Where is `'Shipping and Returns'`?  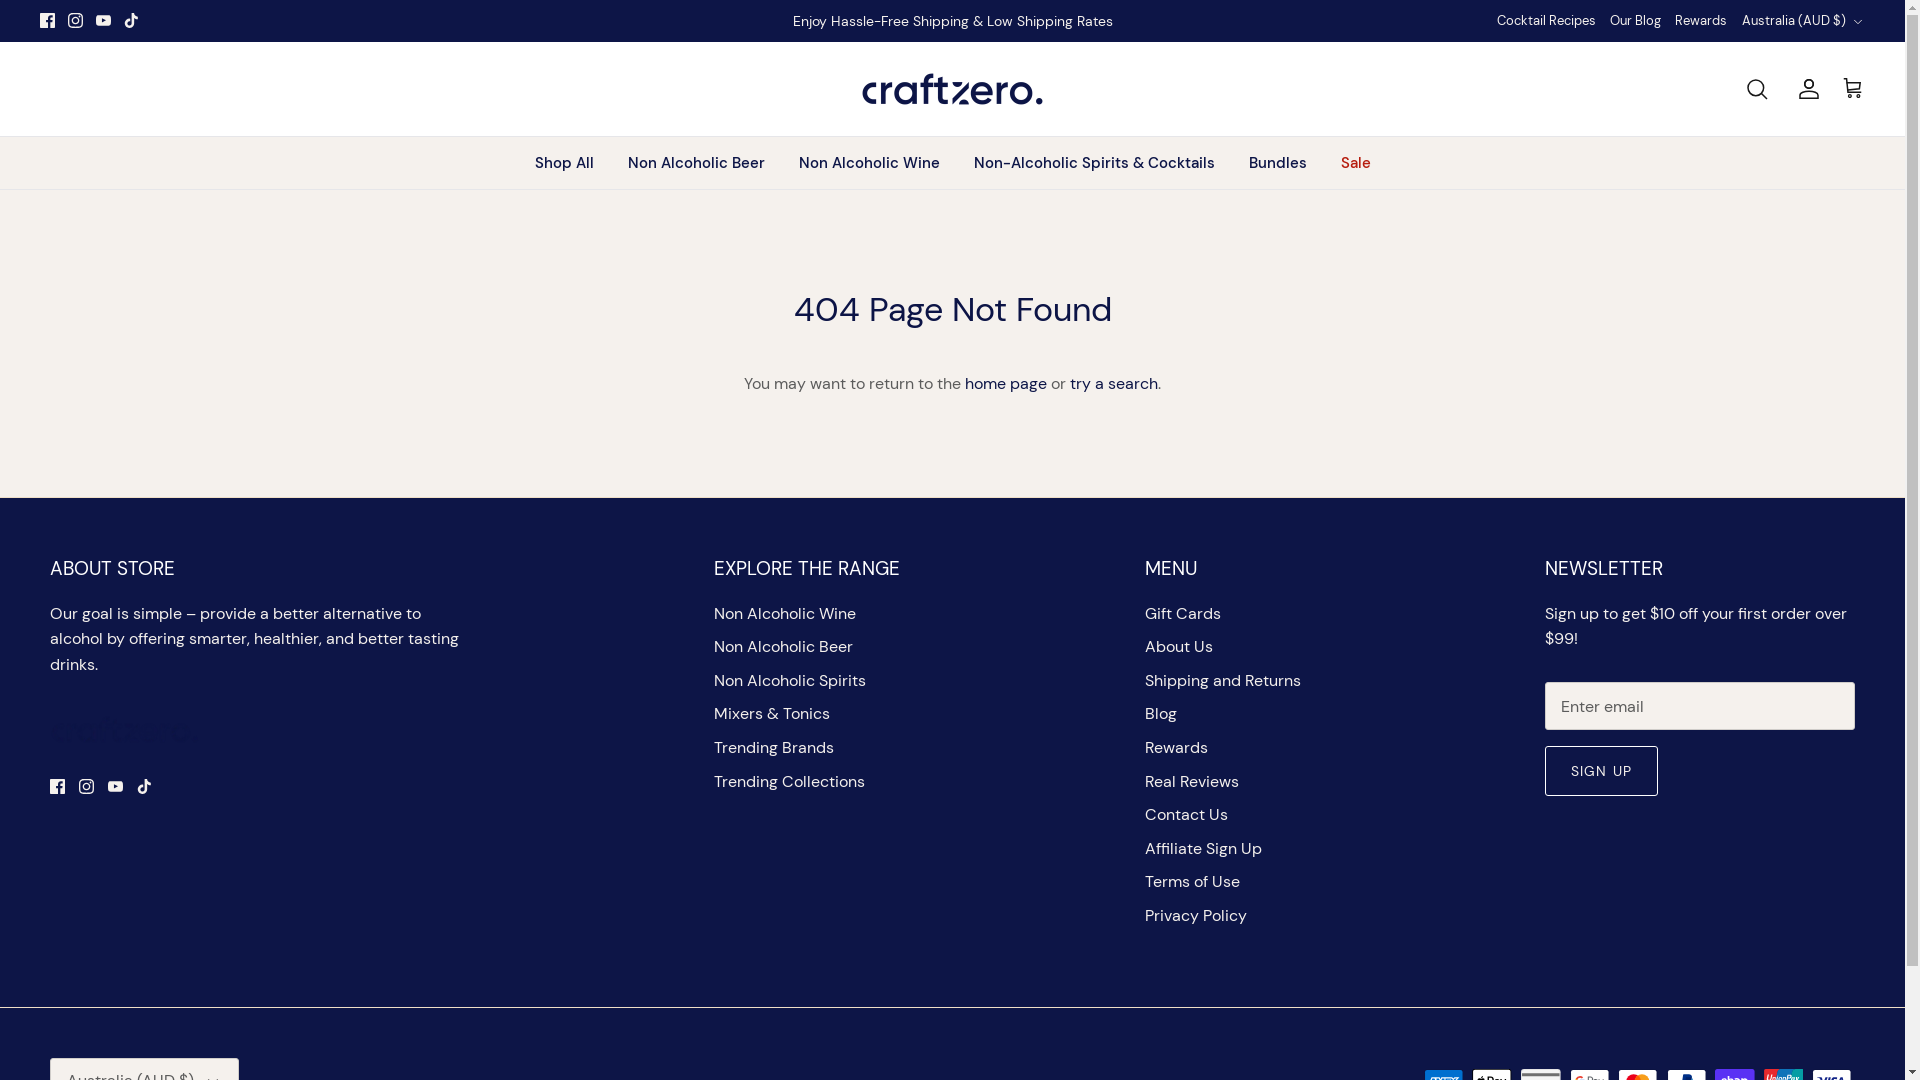
'Shipping and Returns' is located at coordinates (1222, 679).